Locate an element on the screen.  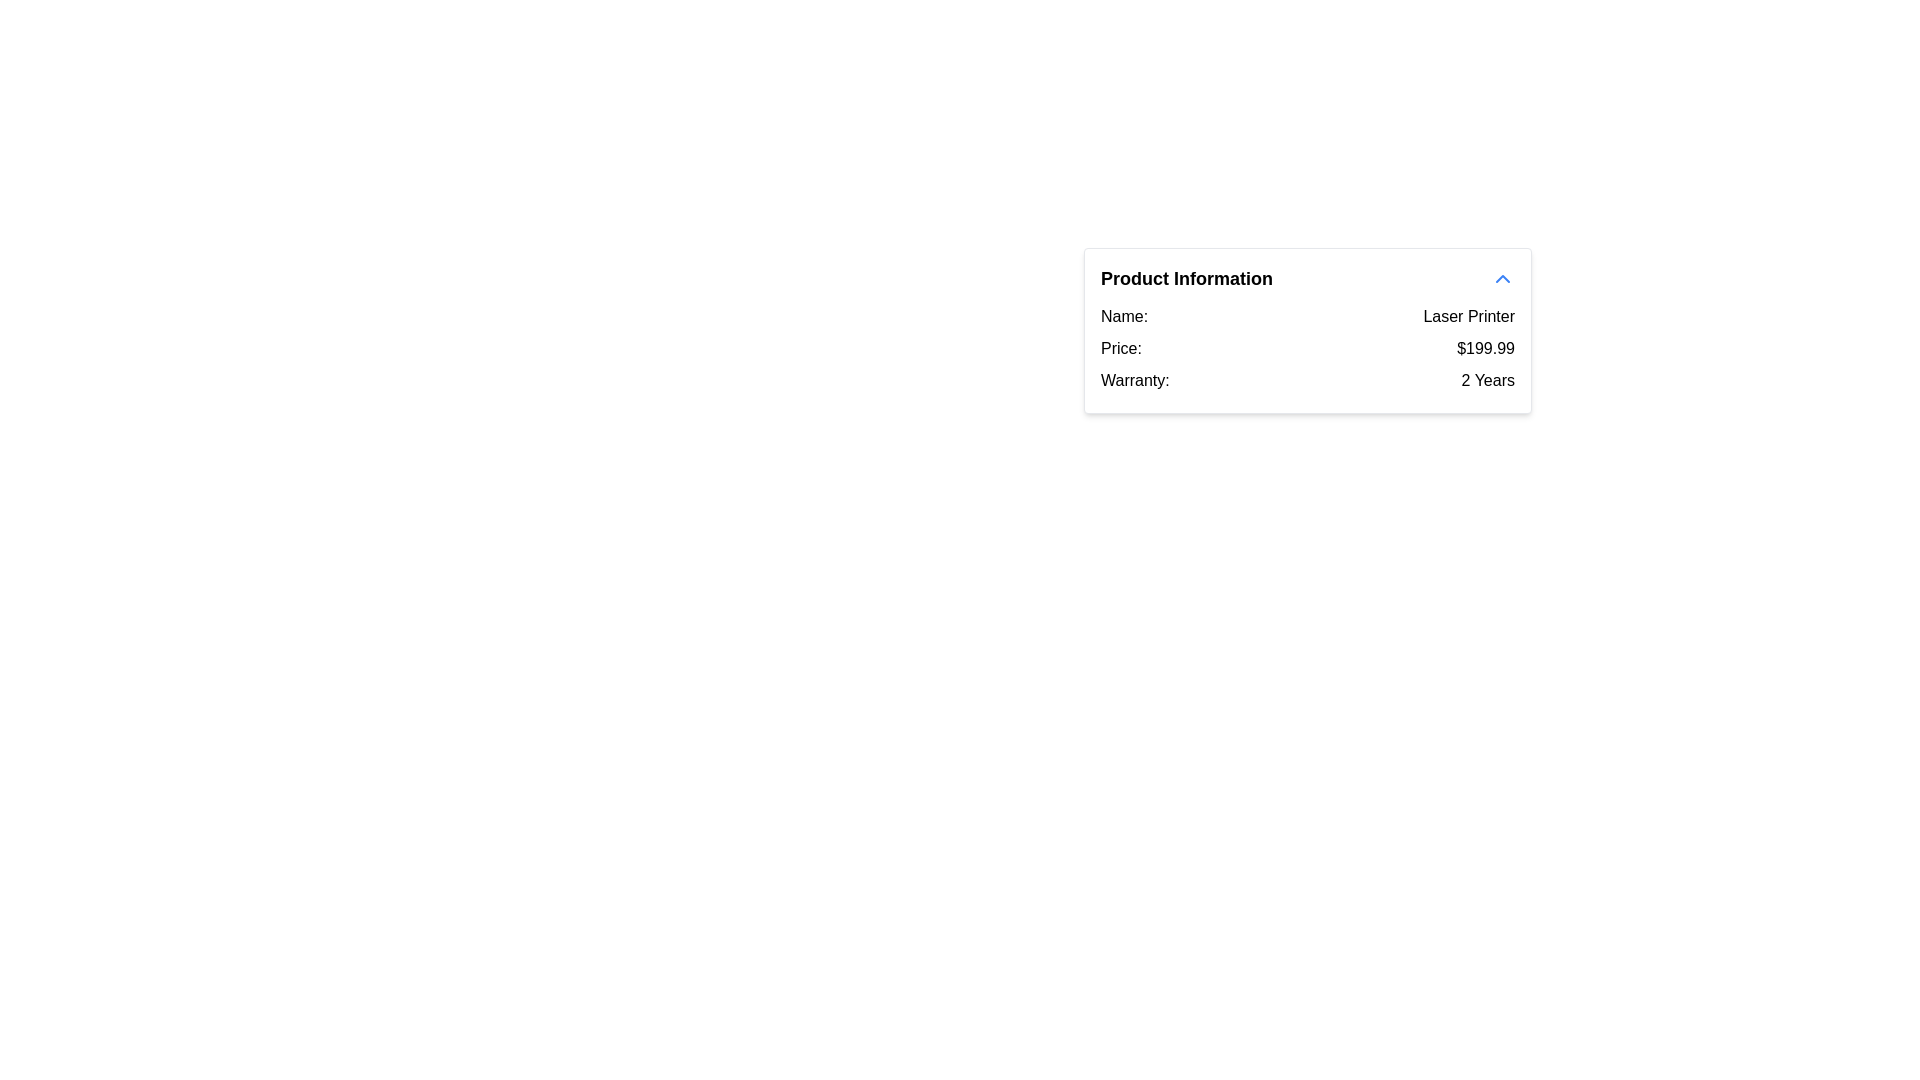
the Chevron Icon located at the rightmost end of the 'Product Information' header is located at coordinates (1502, 278).